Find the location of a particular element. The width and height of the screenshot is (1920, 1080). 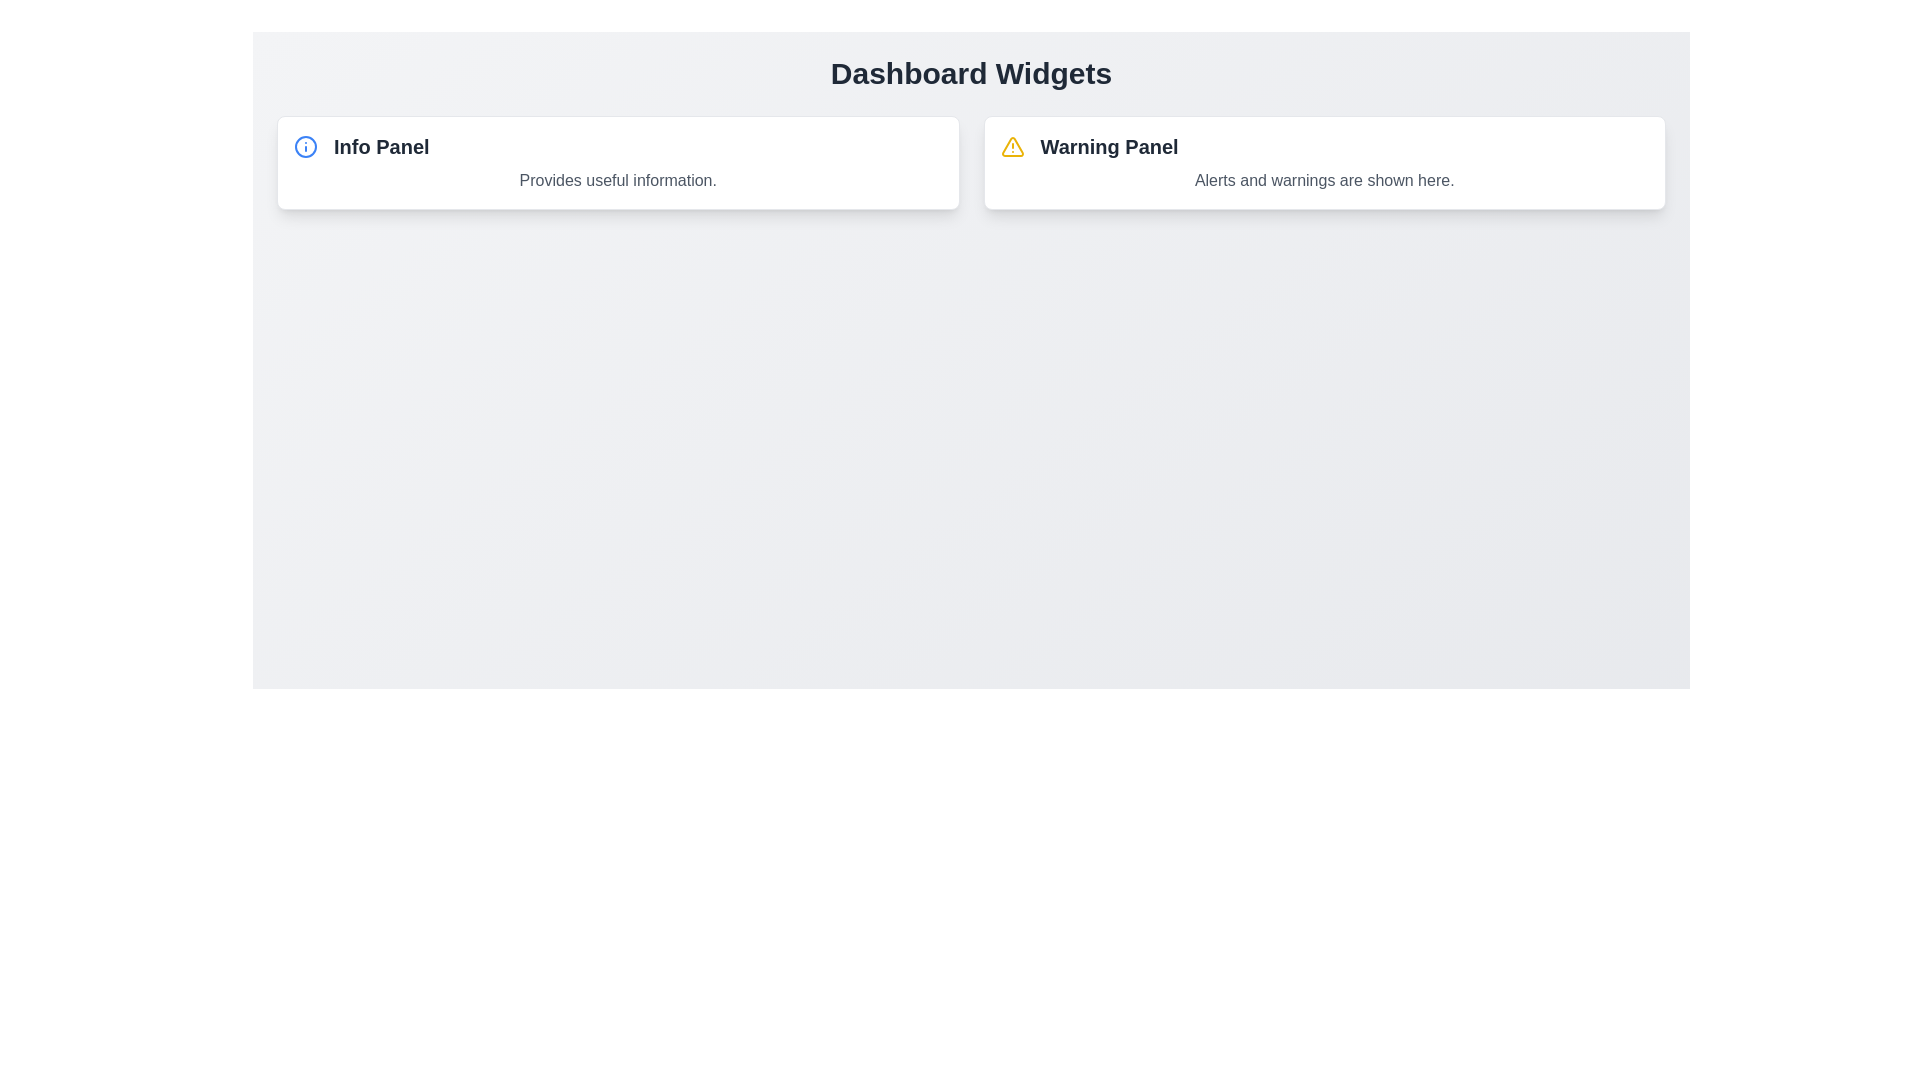

the triangular alert symbol icon outlined in yellow with a black border, which contains a vertical exclamation mark, located within the 'Warning Panel' card adjacent to the title text is located at coordinates (1012, 145).